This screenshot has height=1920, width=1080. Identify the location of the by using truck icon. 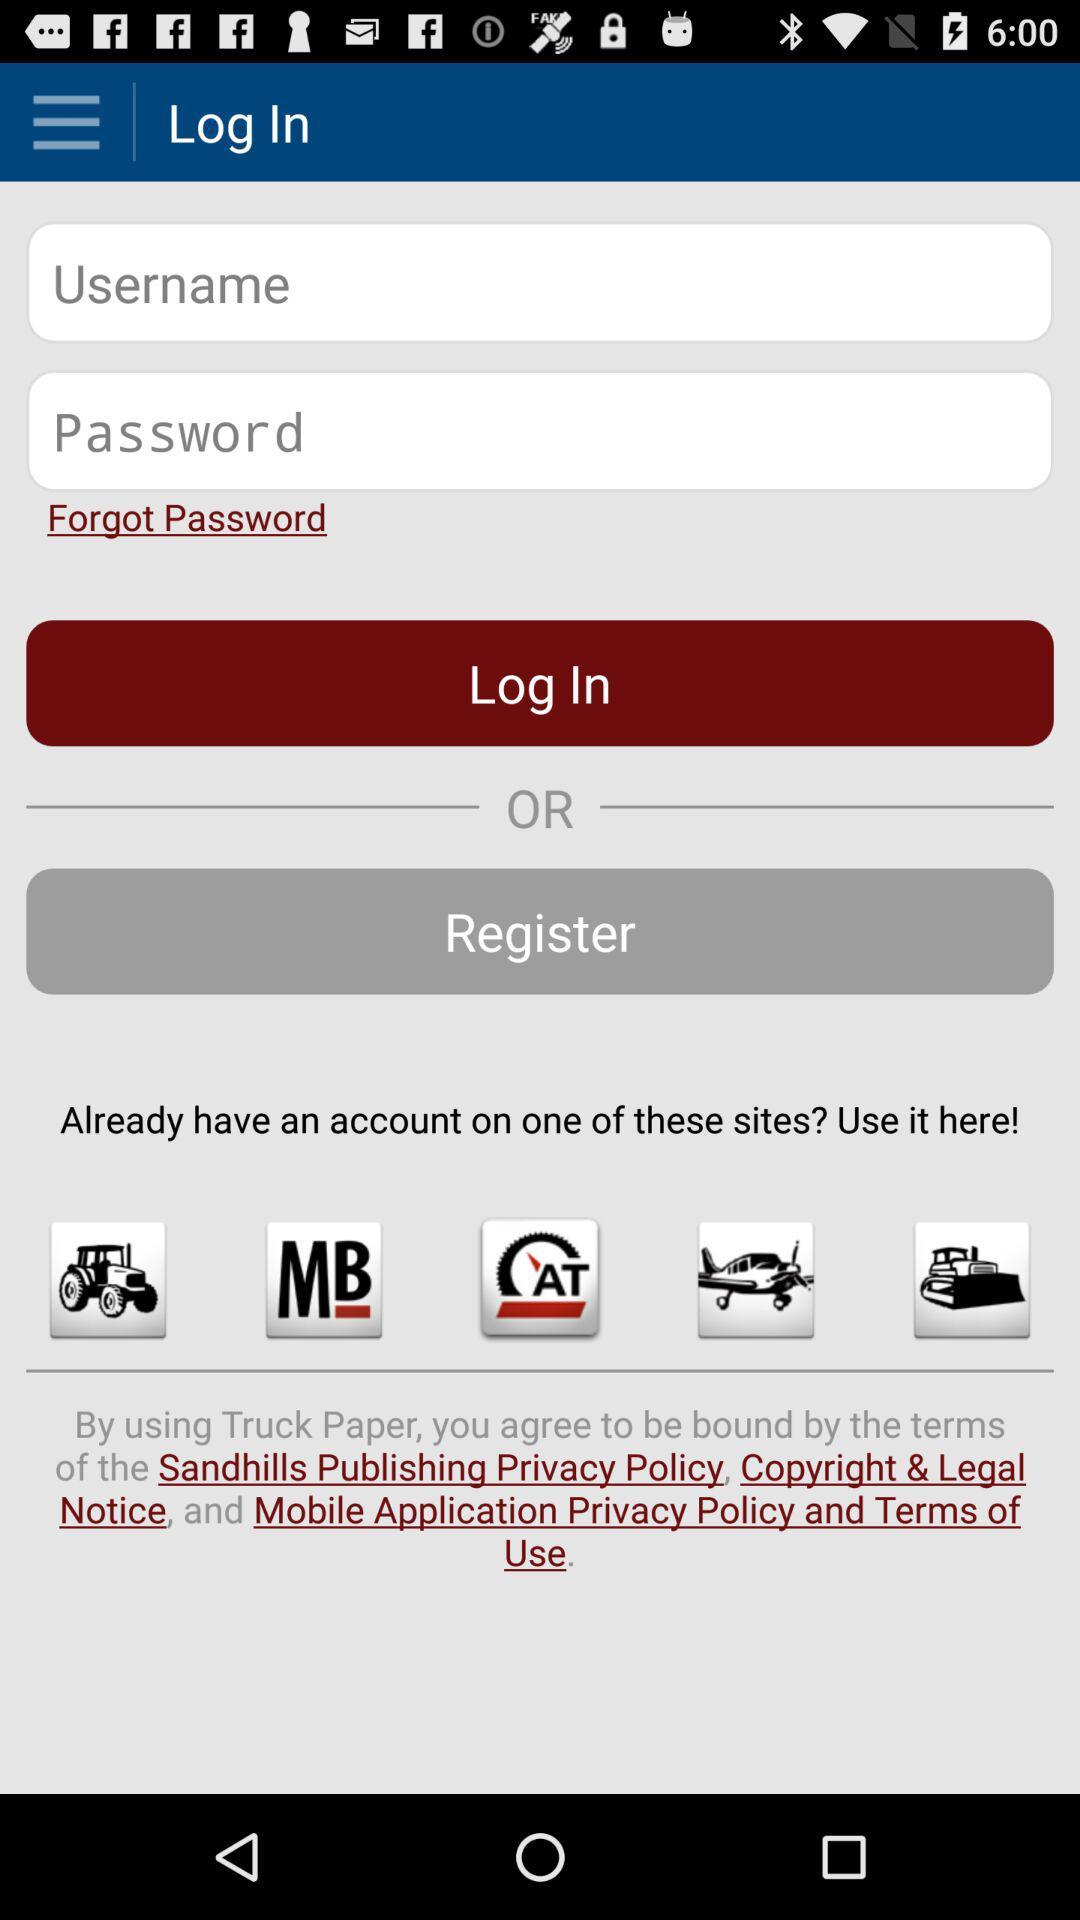
(540, 1487).